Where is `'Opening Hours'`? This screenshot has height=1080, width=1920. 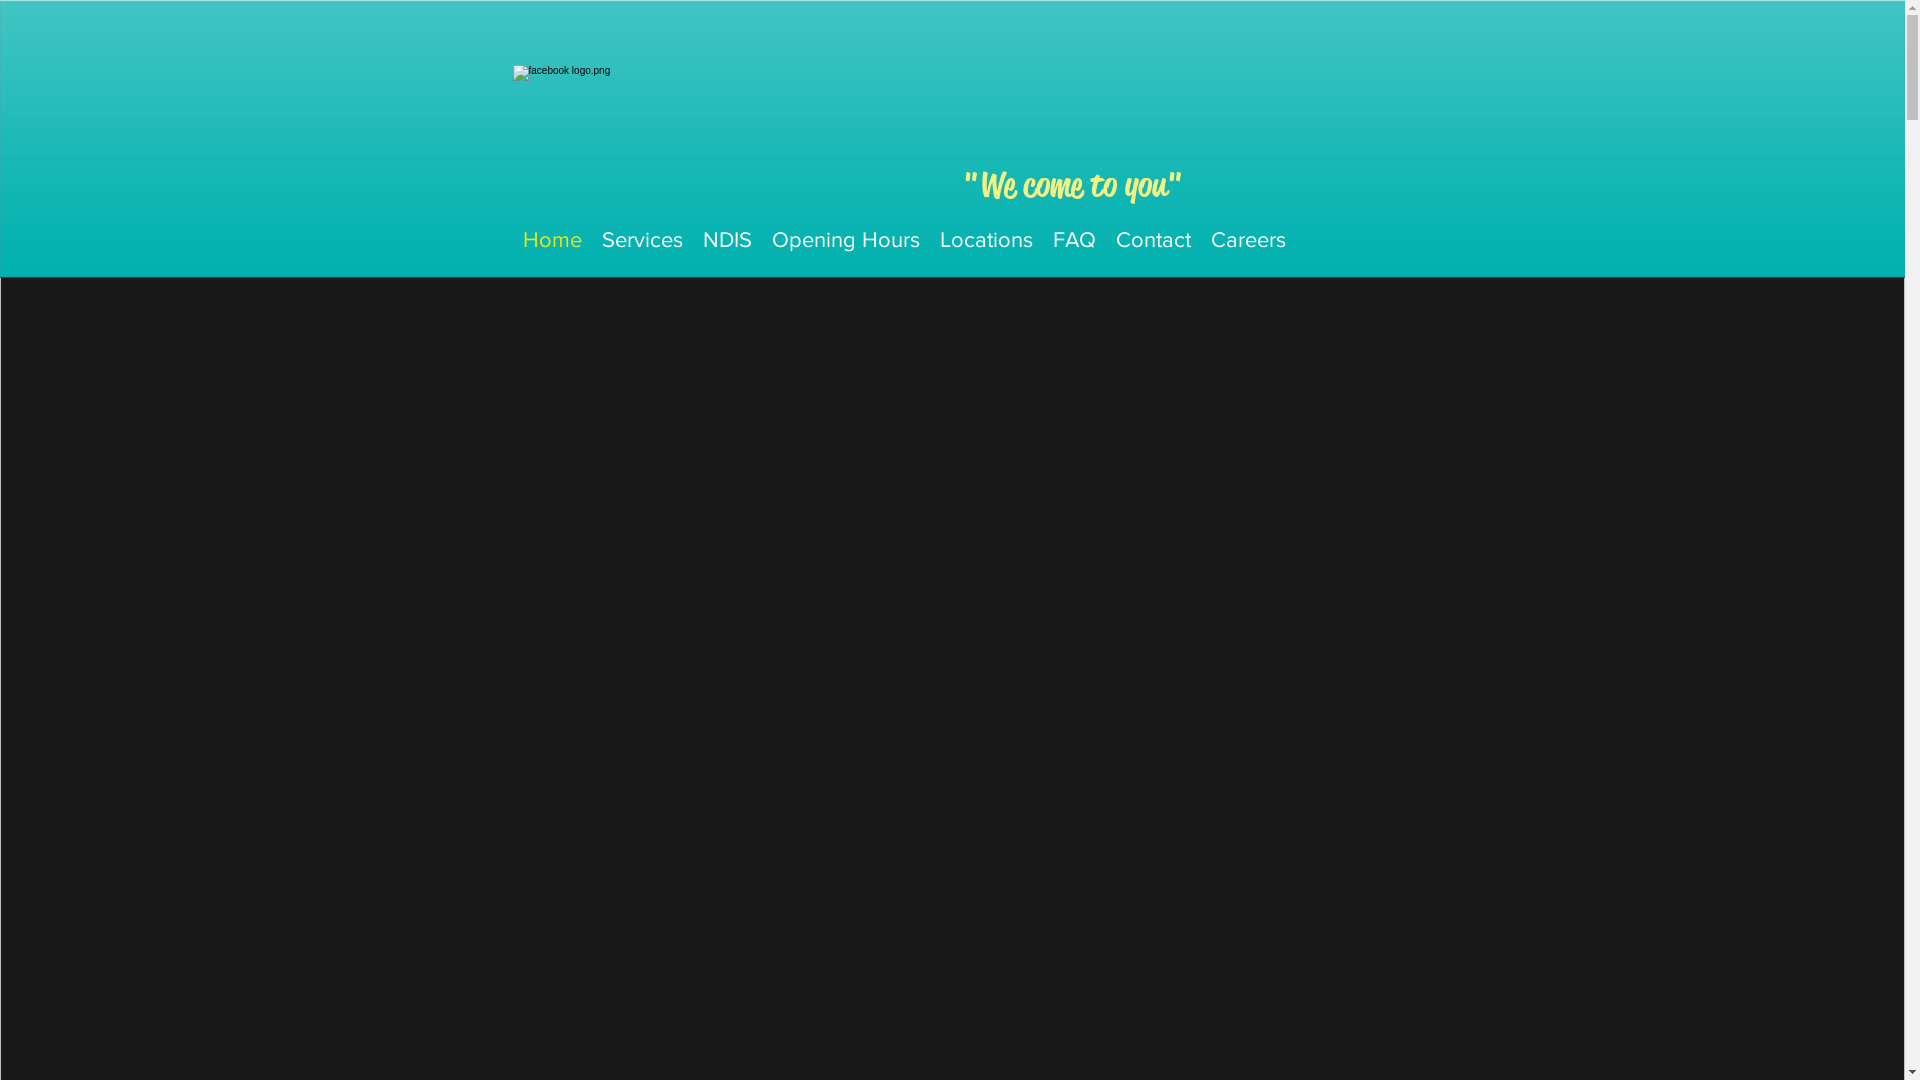 'Opening Hours' is located at coordinates (845, 238).